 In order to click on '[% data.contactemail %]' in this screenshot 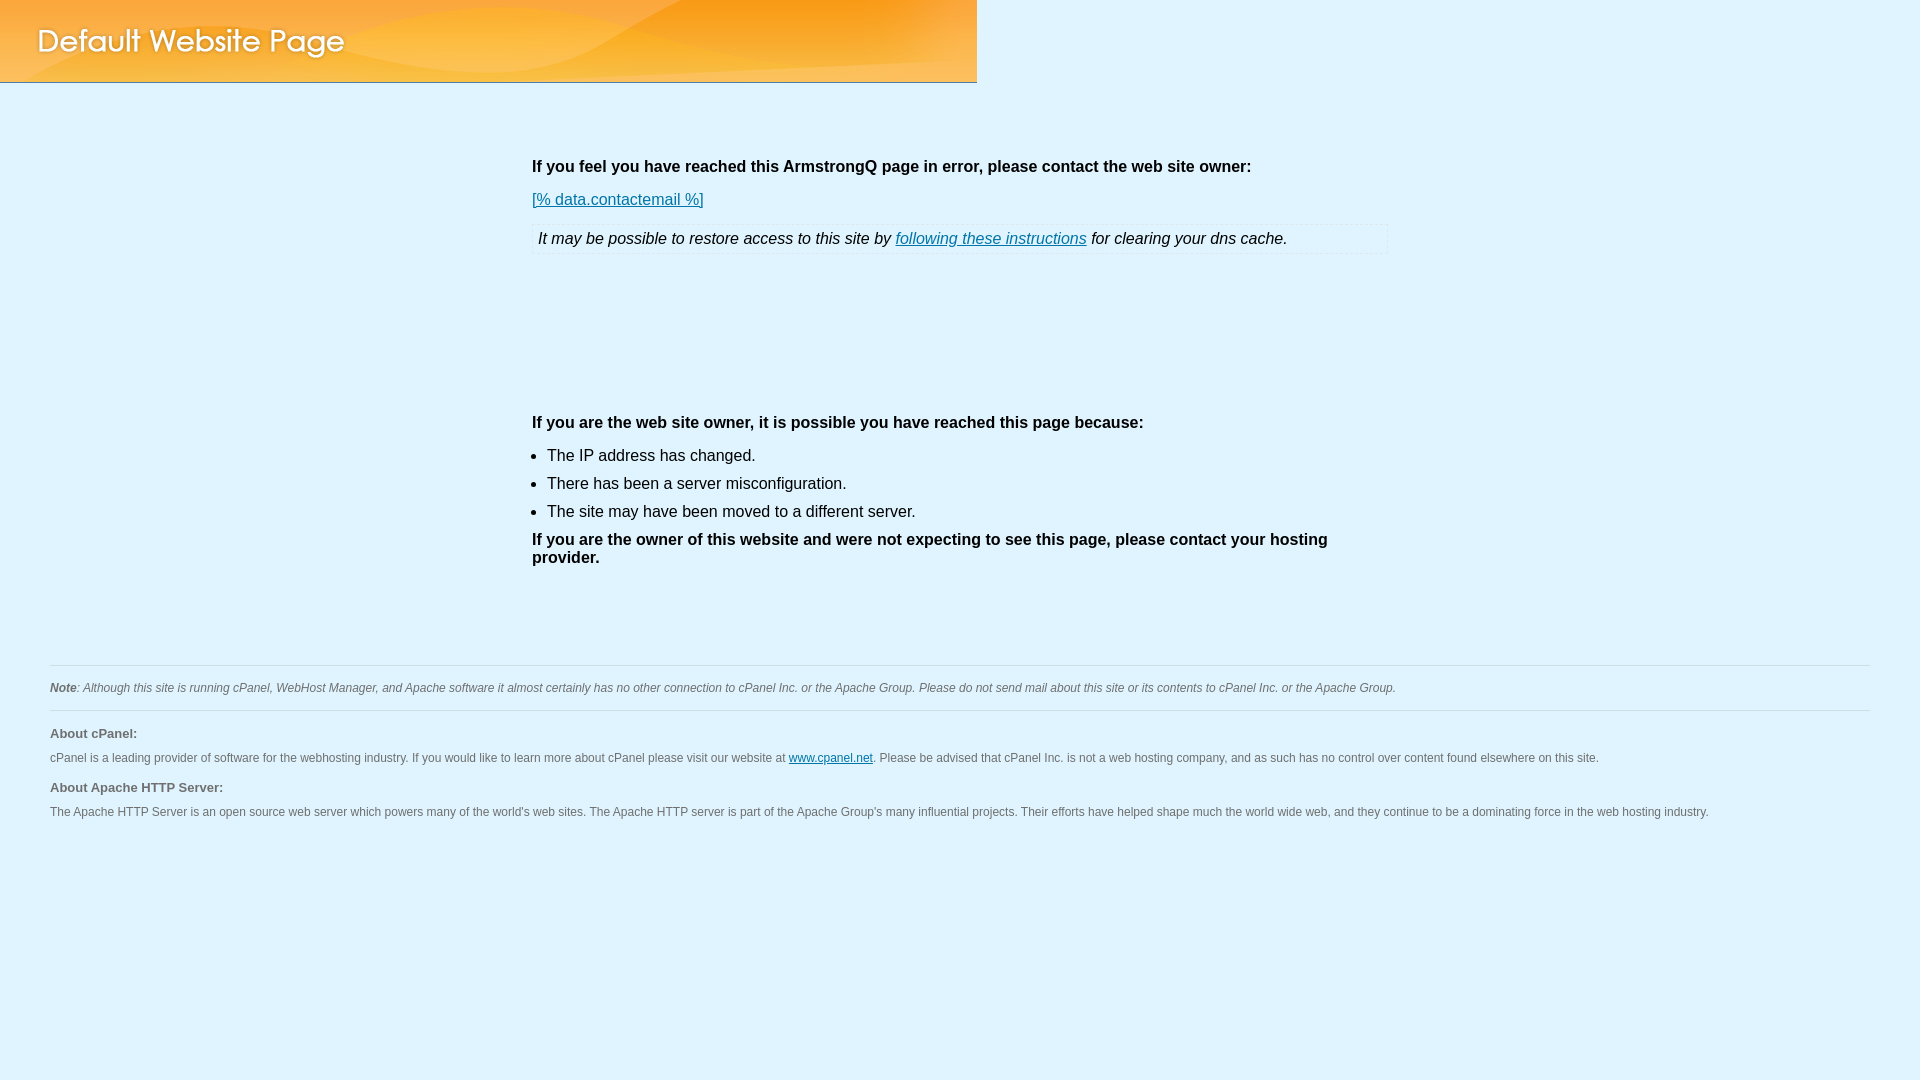, I will do `click(617, 199)`.